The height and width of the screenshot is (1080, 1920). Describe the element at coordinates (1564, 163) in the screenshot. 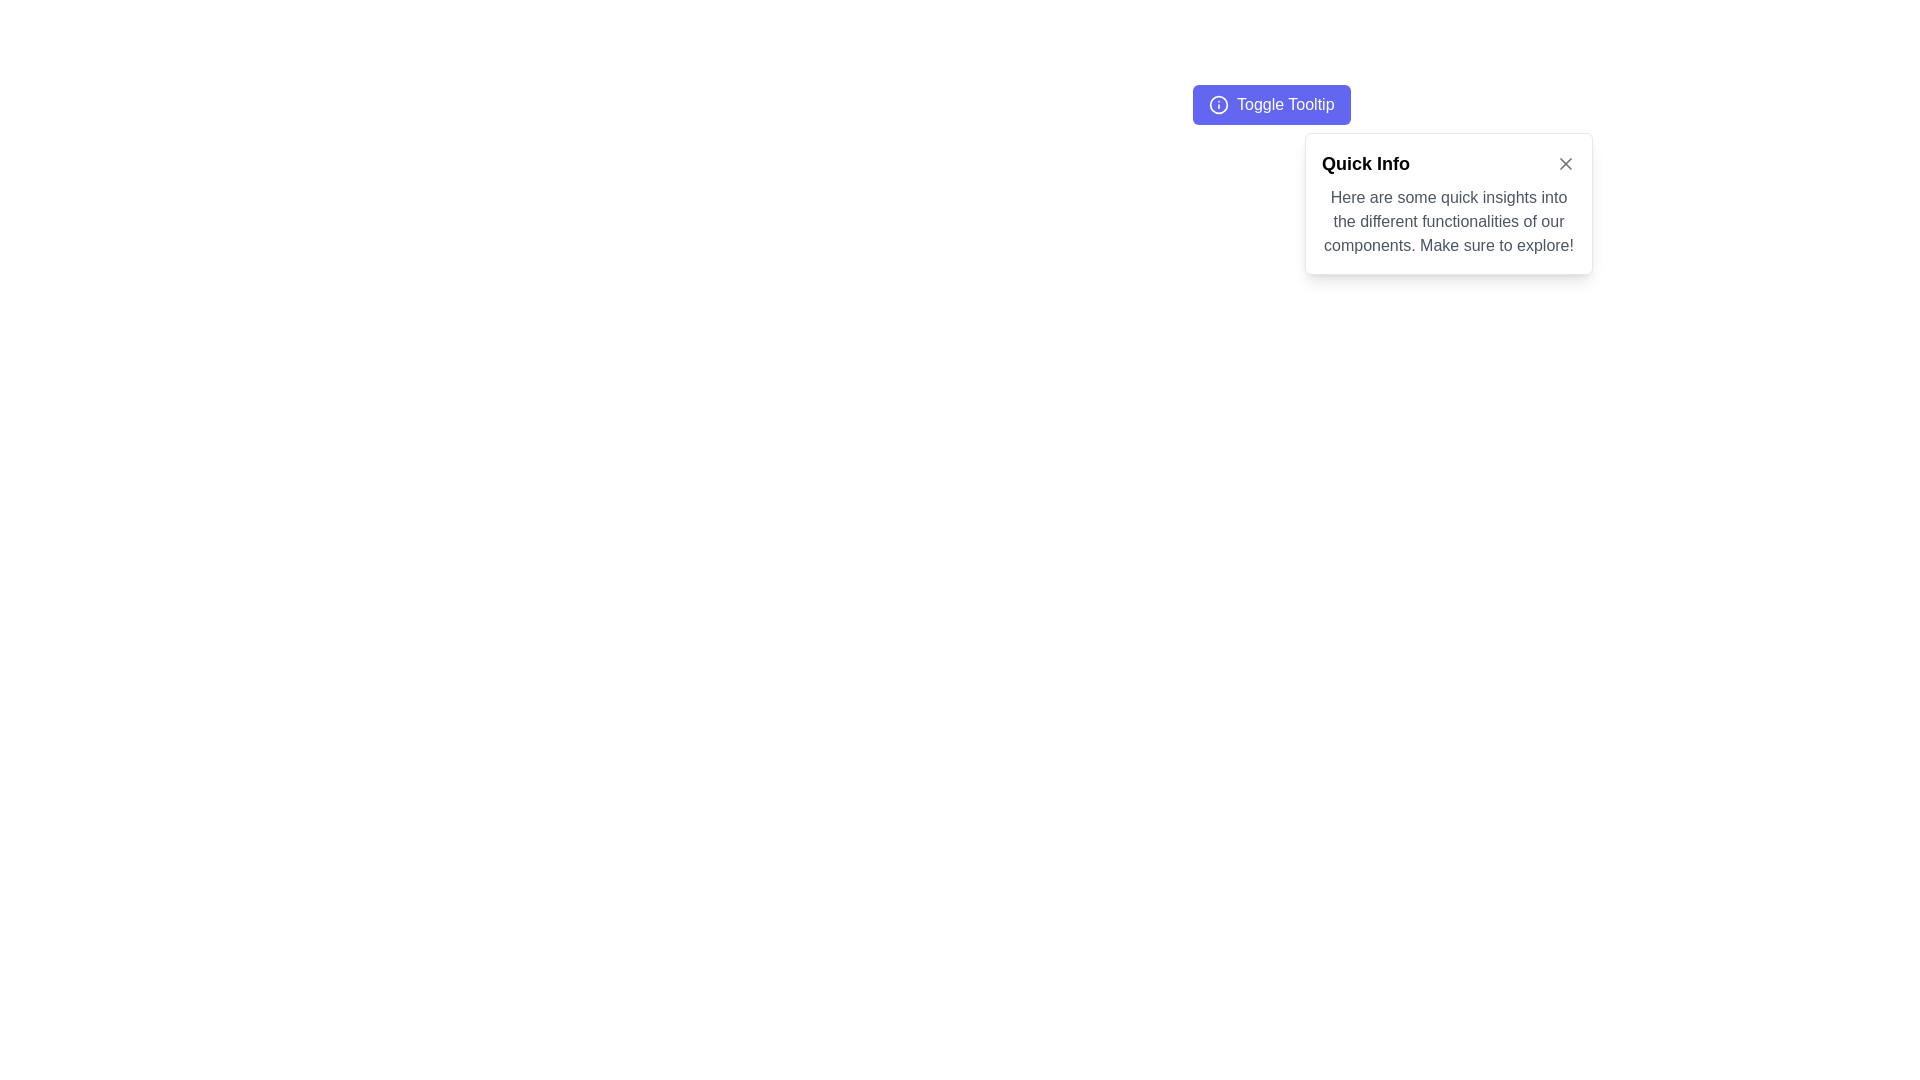

I see `the close button icon located in the top right corner of the 'Quick Info' panel` at that location.